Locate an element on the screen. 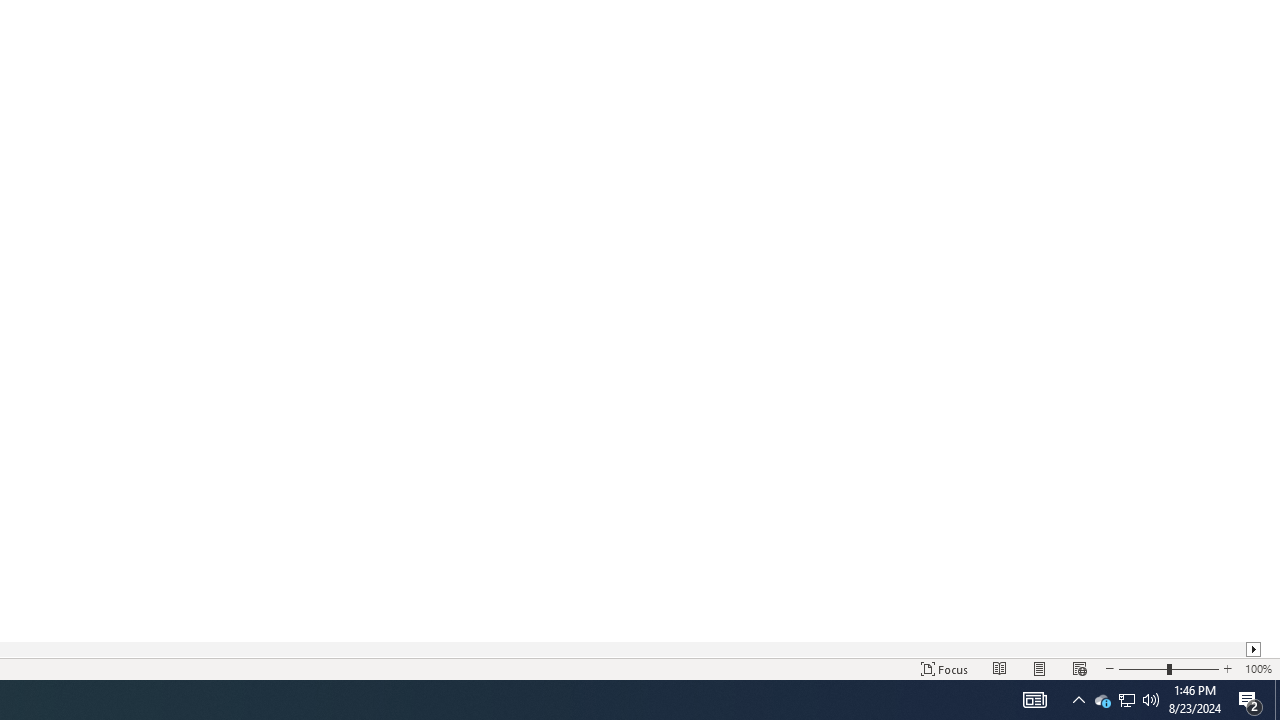  'Column right' is located at coordinates (1253, 649).